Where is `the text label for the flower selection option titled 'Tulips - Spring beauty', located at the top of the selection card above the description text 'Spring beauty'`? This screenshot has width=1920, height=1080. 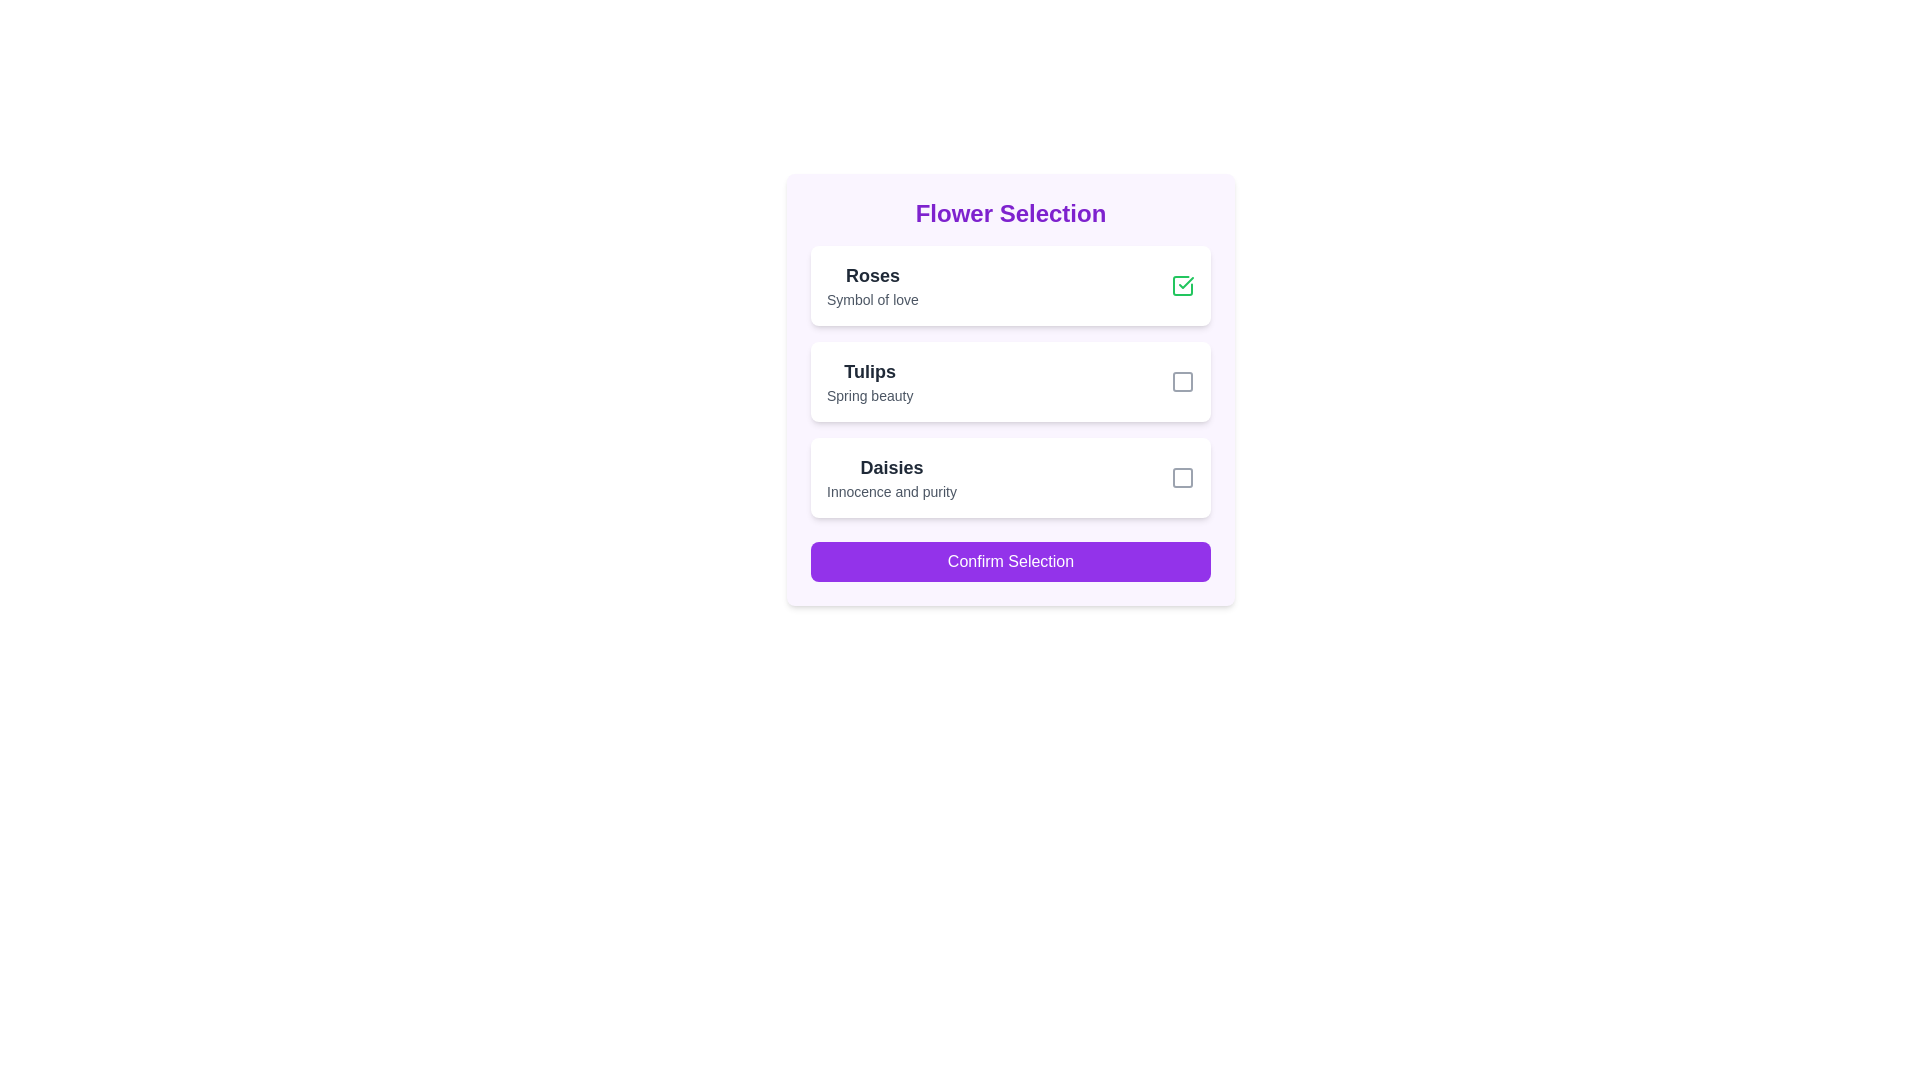
the text label for the flower selection option titled 'Tulips - Spring beauty', located at the top of the selection card above the description text 'Spring beauty' is located at coordinates (870, 371).